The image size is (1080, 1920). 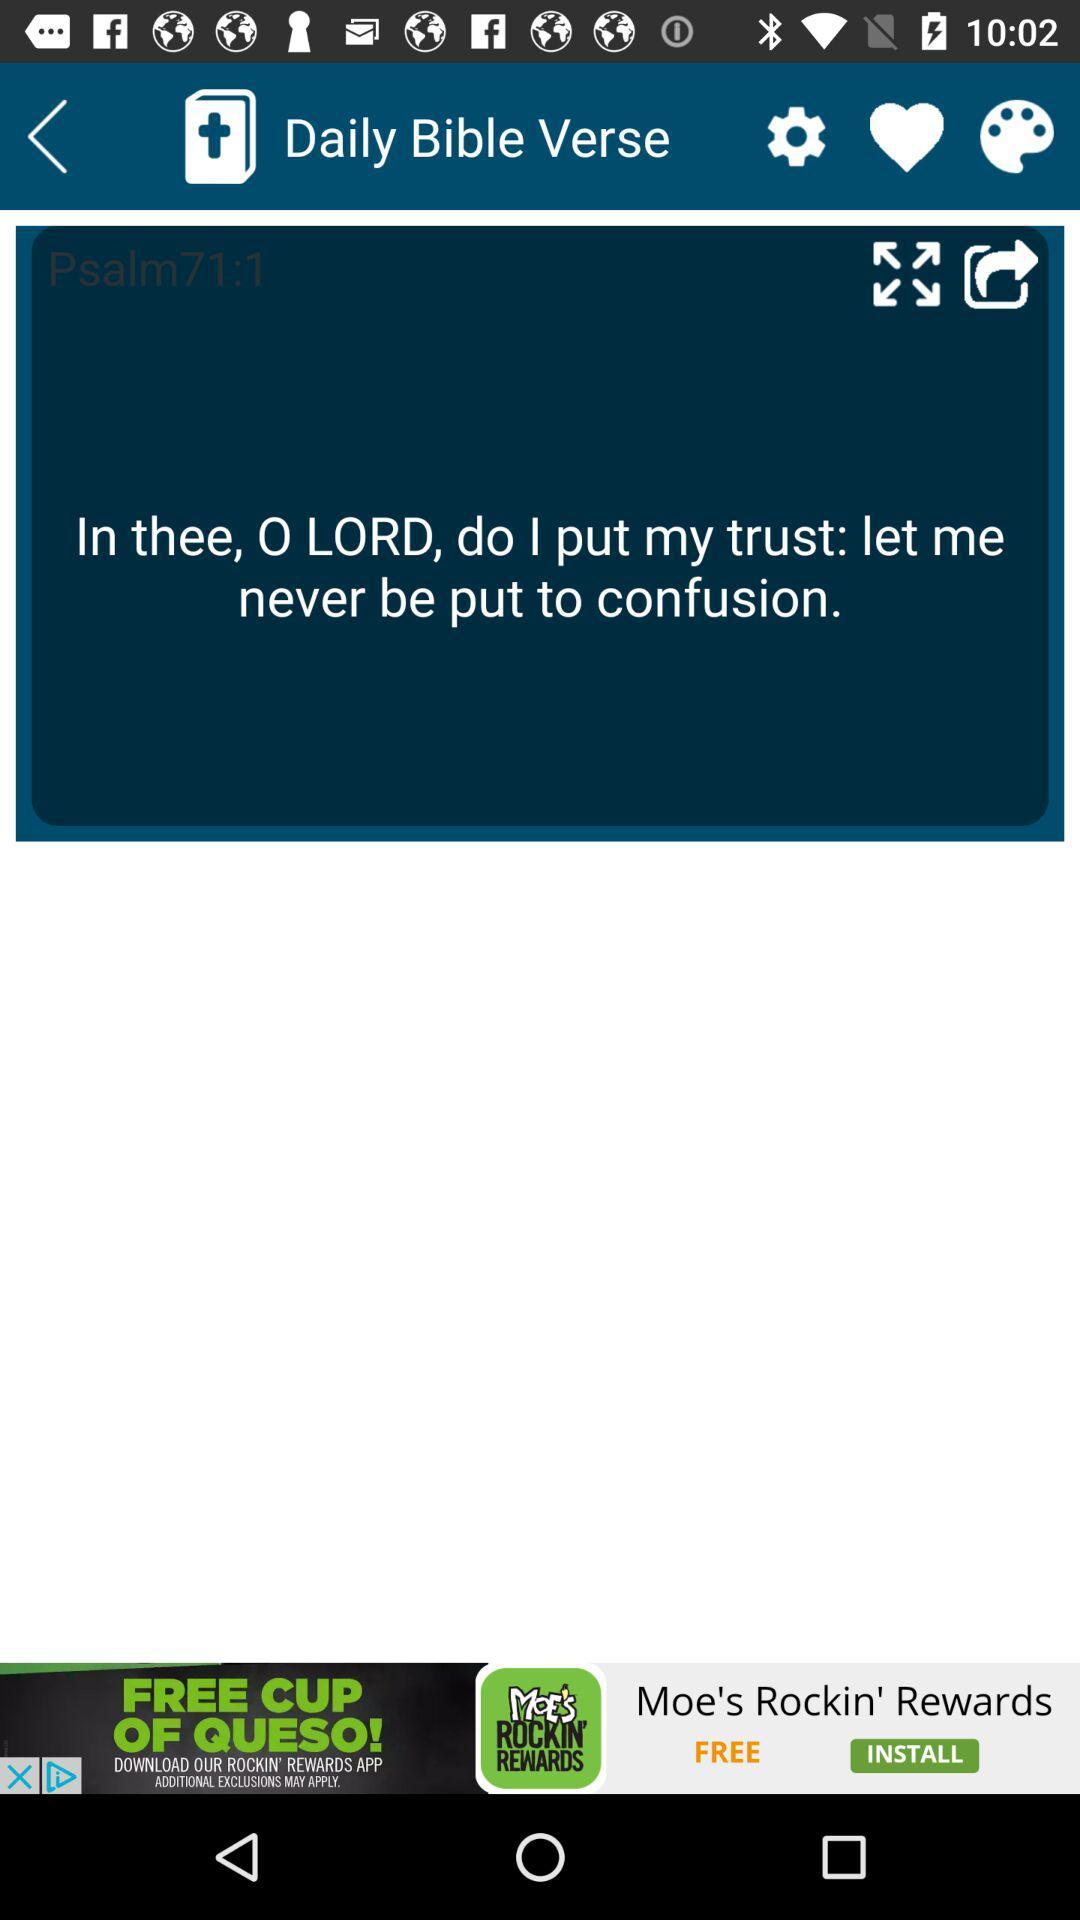 I want to click on expand the image, so click(x=906, y=272).